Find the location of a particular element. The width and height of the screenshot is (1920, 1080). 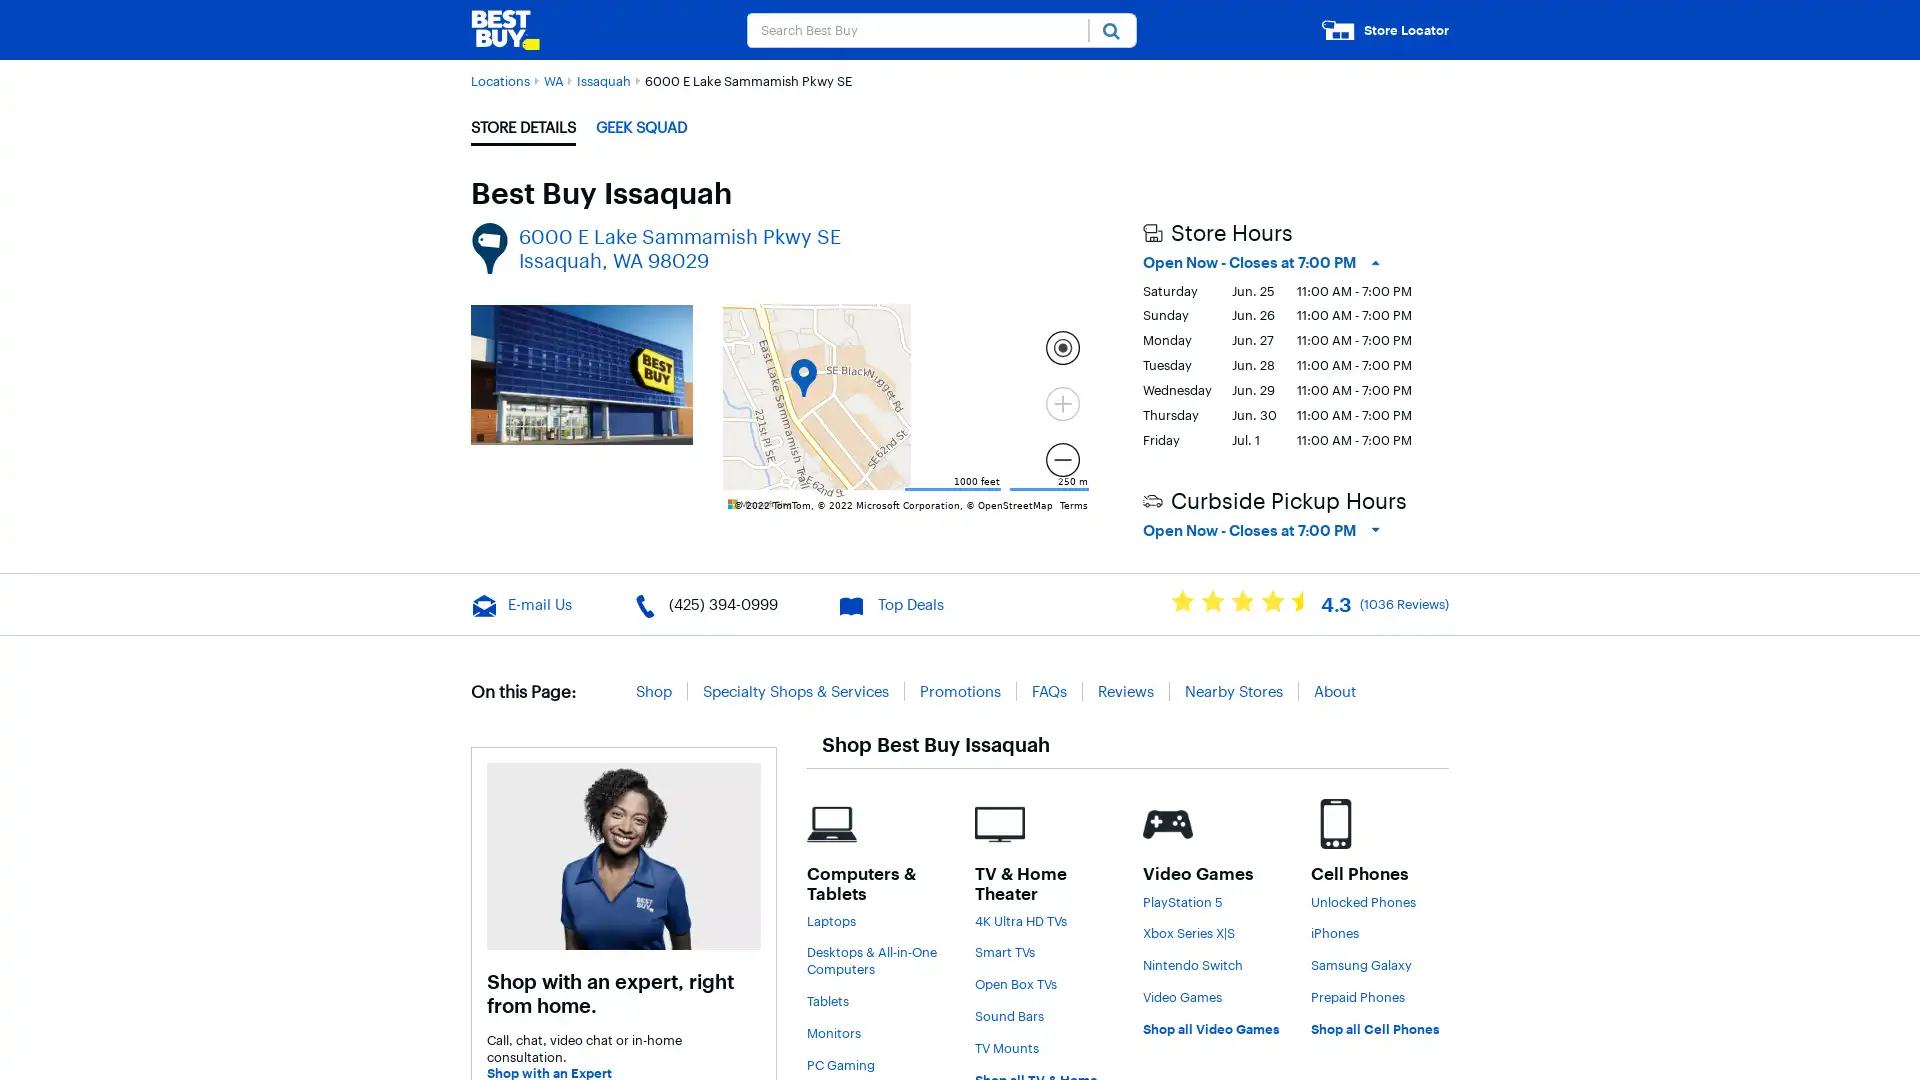

Current Level 15, Zoom Out is located at coordinates (1061, 459).